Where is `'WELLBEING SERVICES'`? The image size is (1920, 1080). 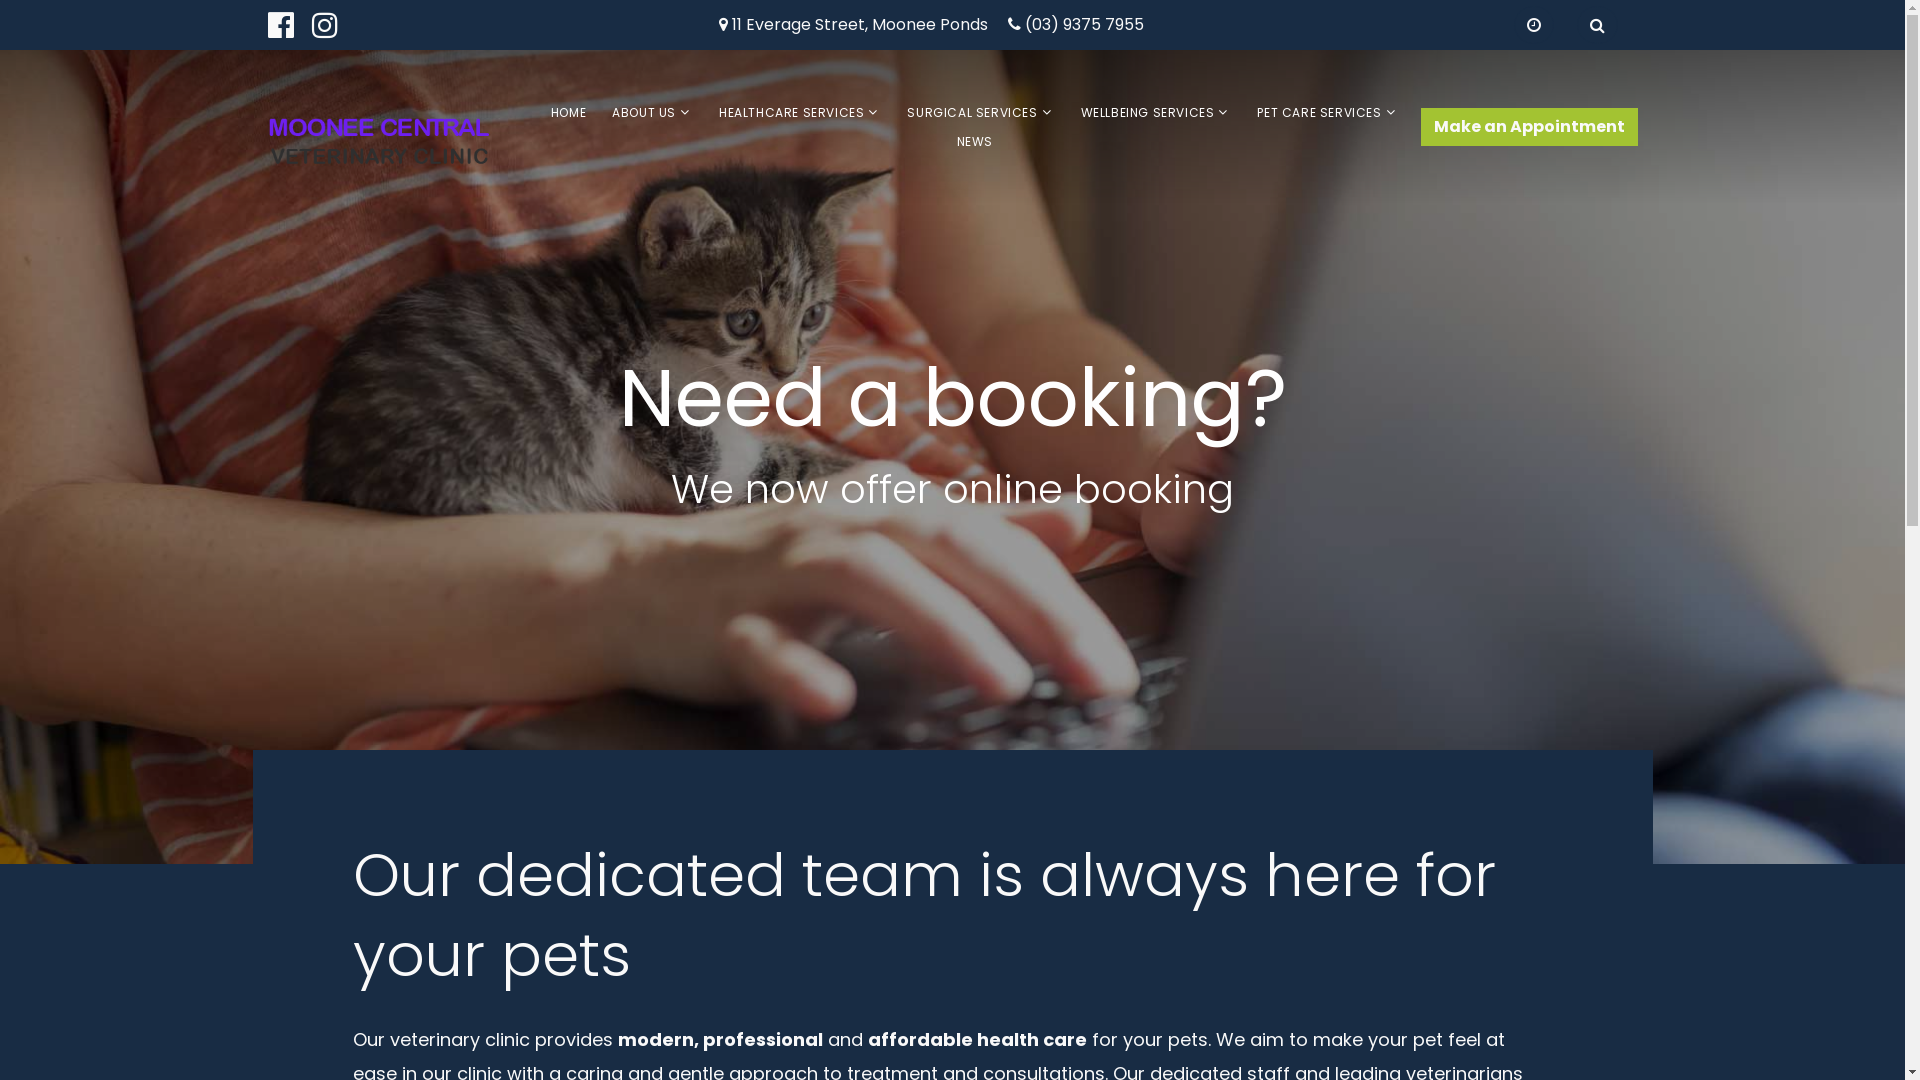 'WELLBEING SERVICES' is located at coordinates (1079, 112).